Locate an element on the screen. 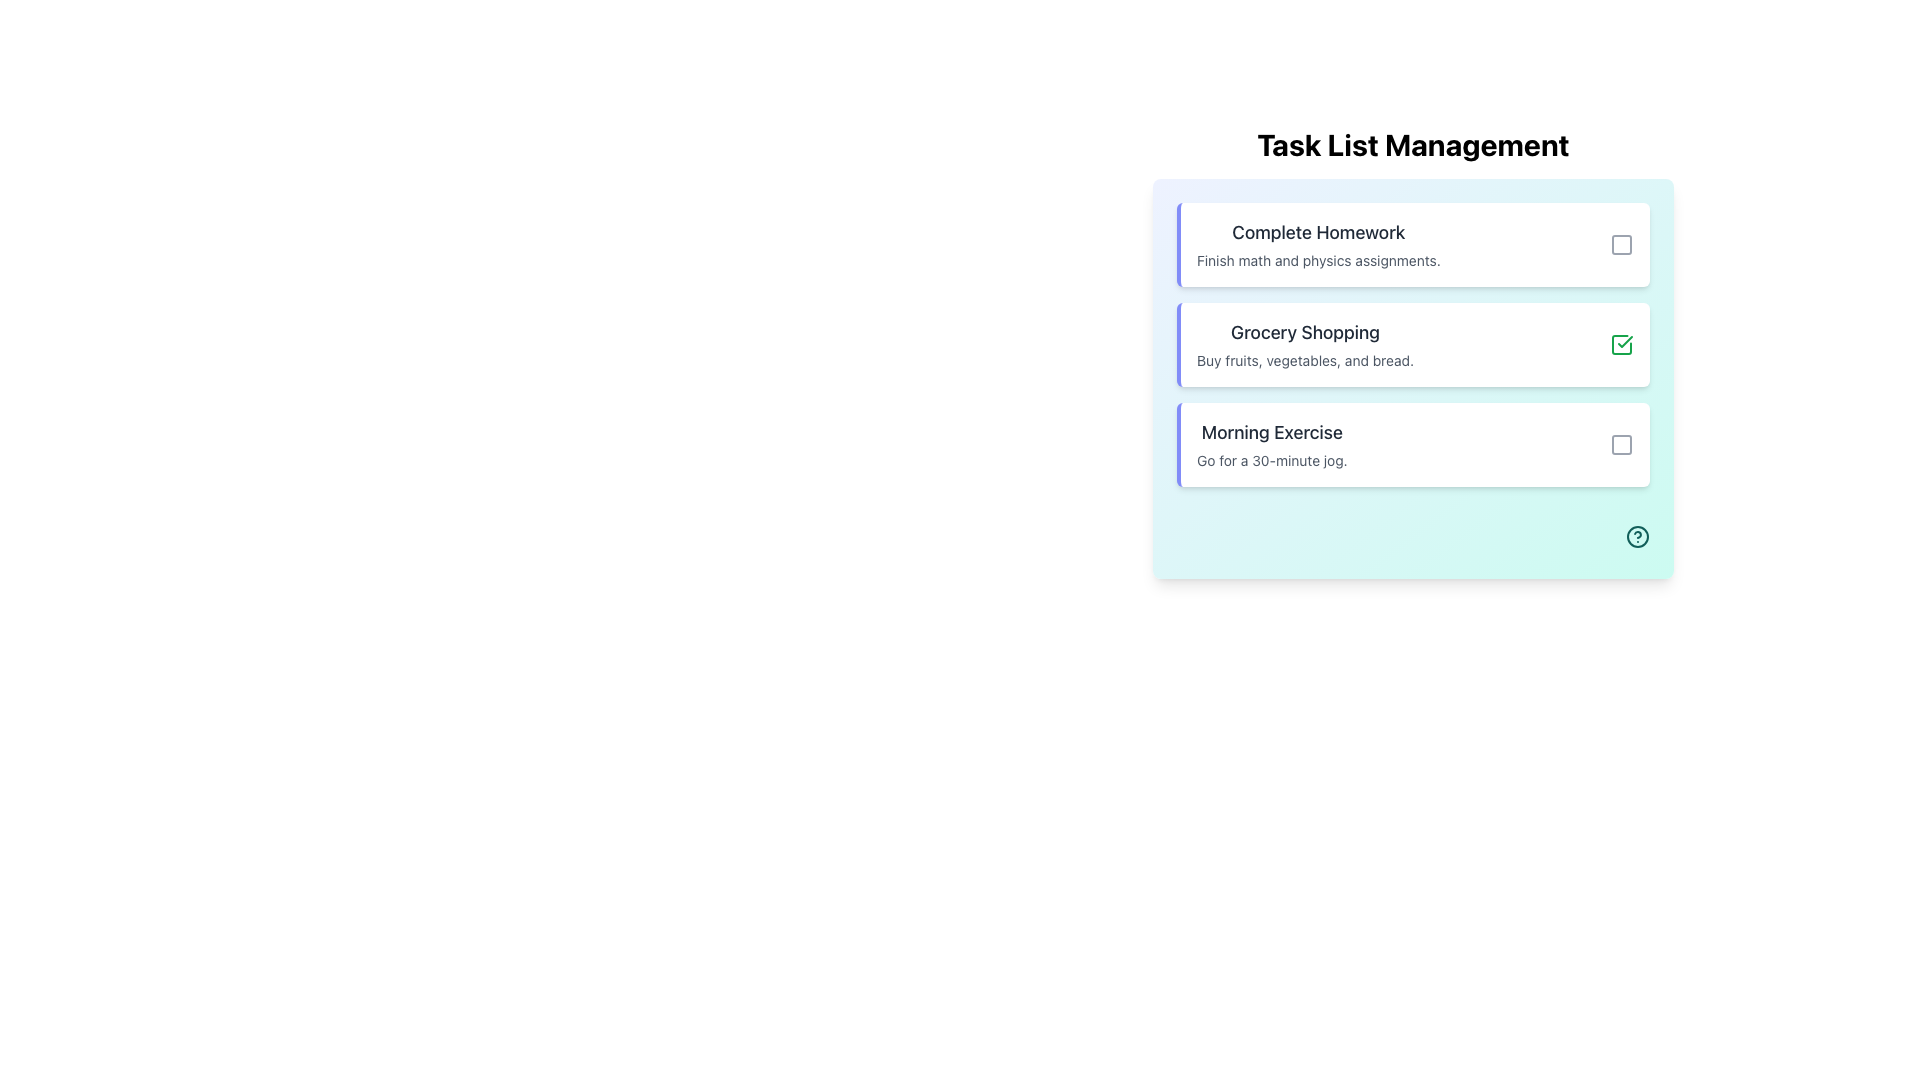  the static text header displaying 'Morning Exercise' in large, bold, dark gray font, located in the third task block above the description 'Go for a 30-minute jog.' is located at coordinates (1271, 431).